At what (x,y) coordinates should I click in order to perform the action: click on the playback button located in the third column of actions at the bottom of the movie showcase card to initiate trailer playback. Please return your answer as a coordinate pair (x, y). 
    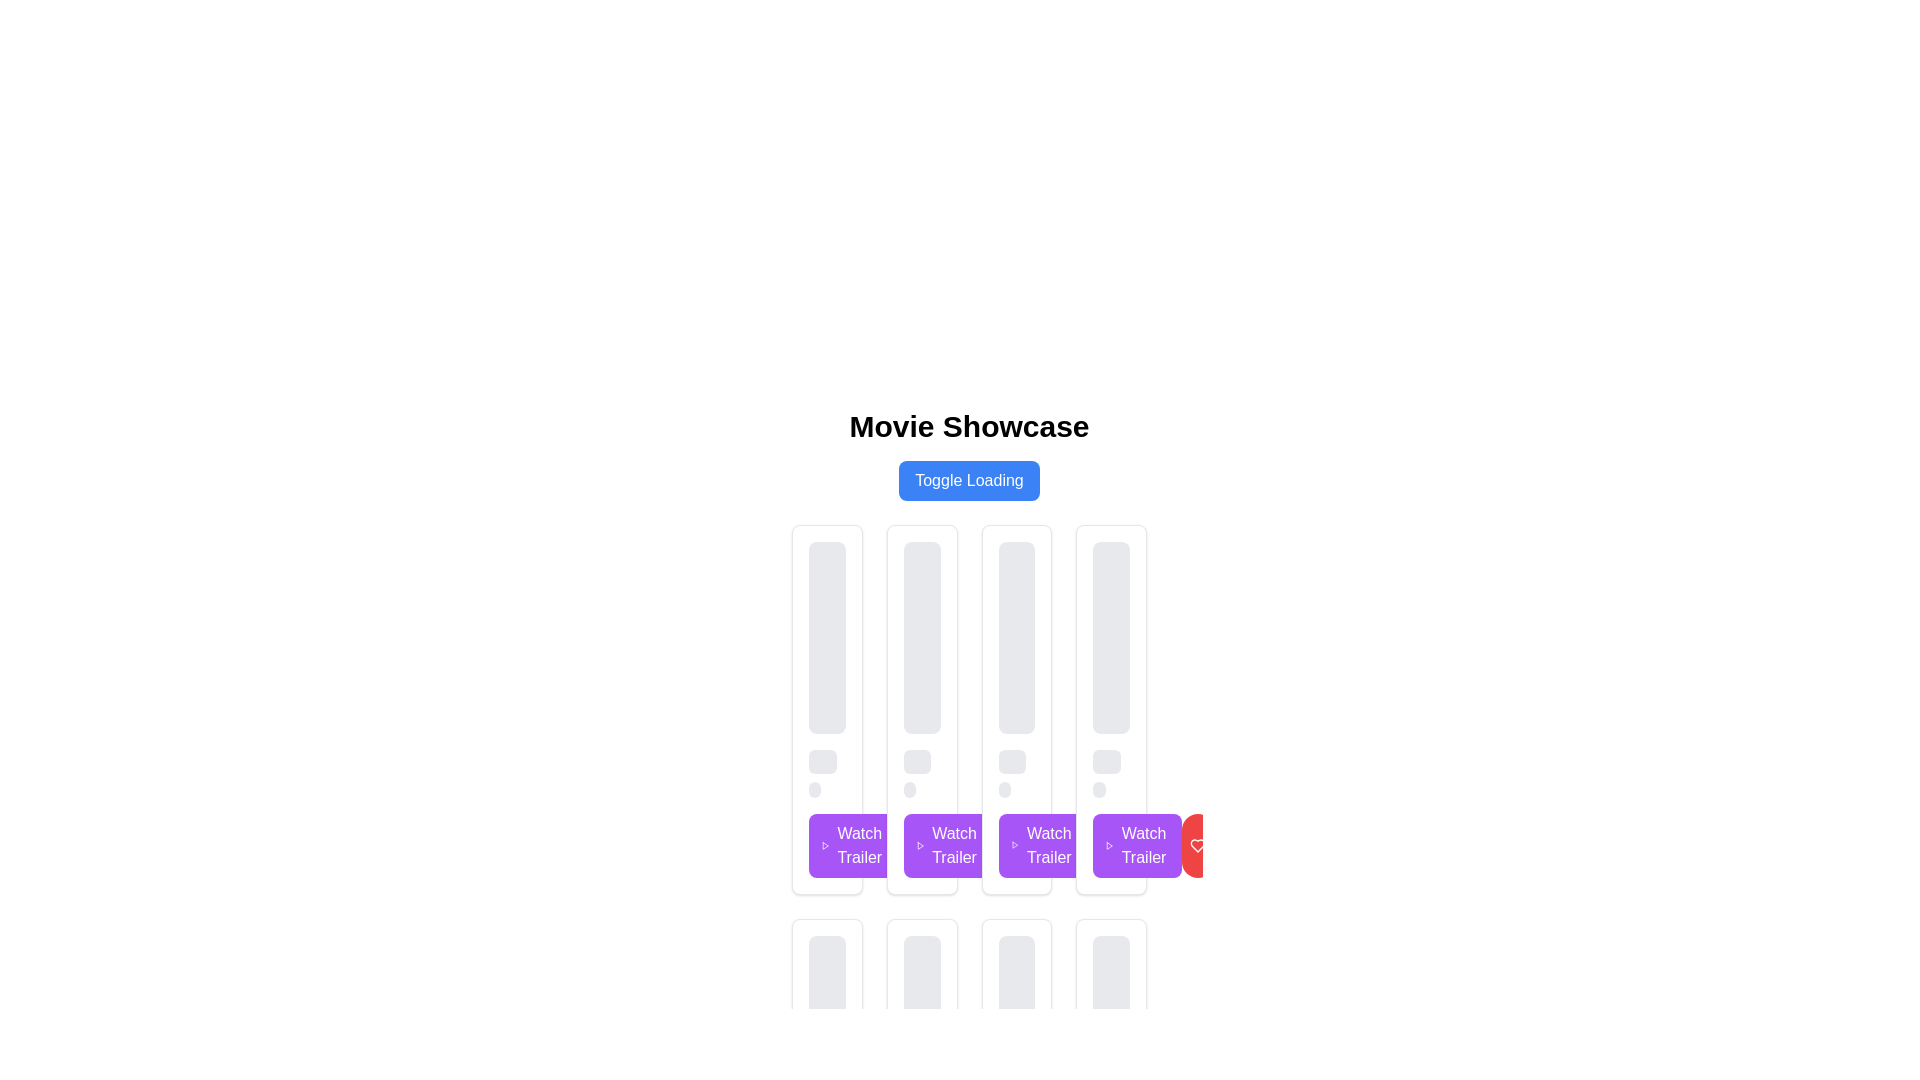
    Looking at the image, I should click on (920, 845).